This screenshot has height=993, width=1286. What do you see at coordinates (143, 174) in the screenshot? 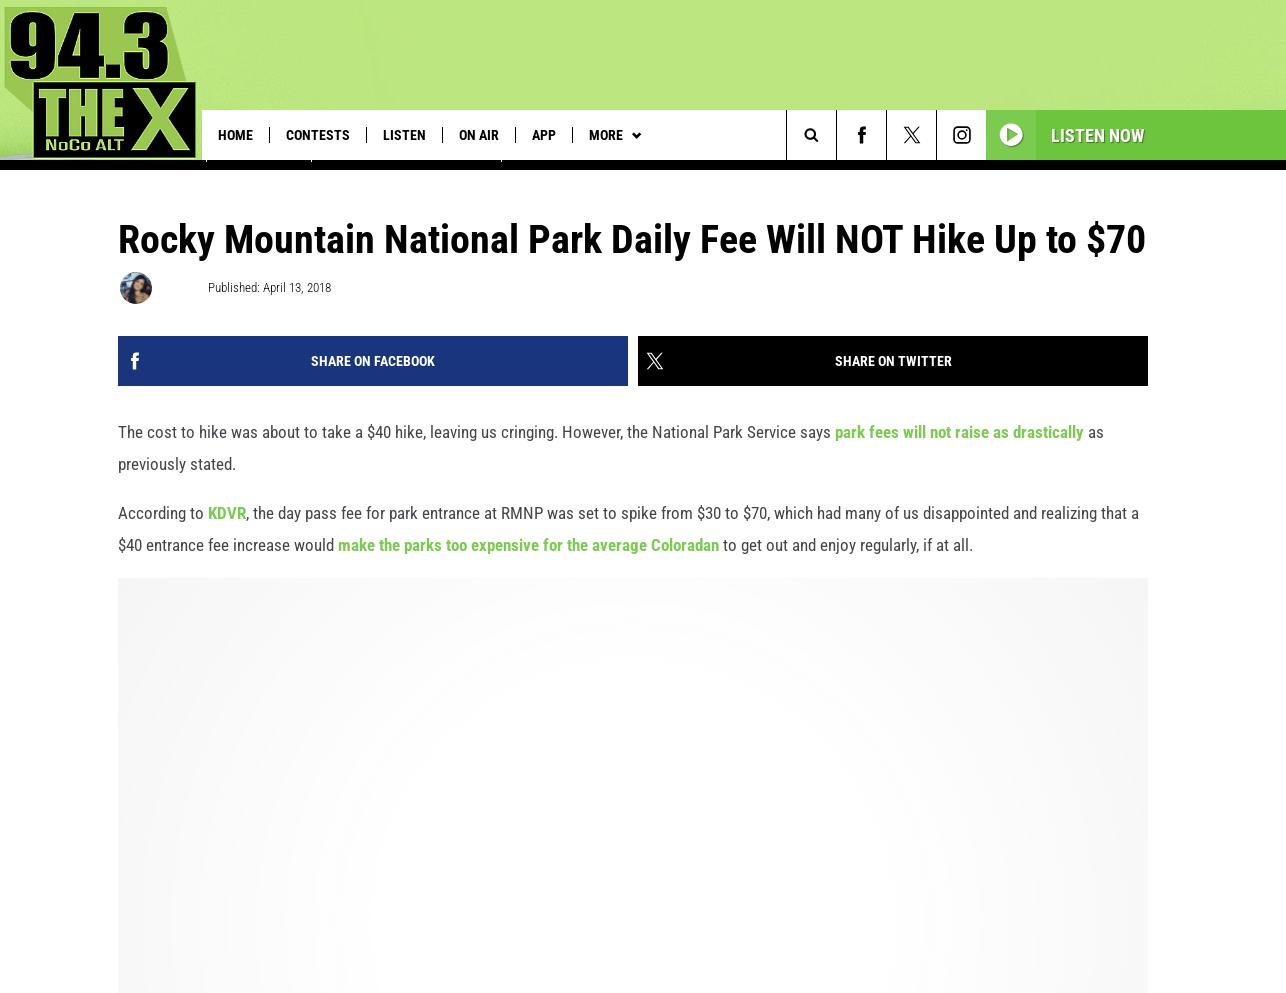
I see `'See U2 in Vegas'` at bounding box center [143, 174].